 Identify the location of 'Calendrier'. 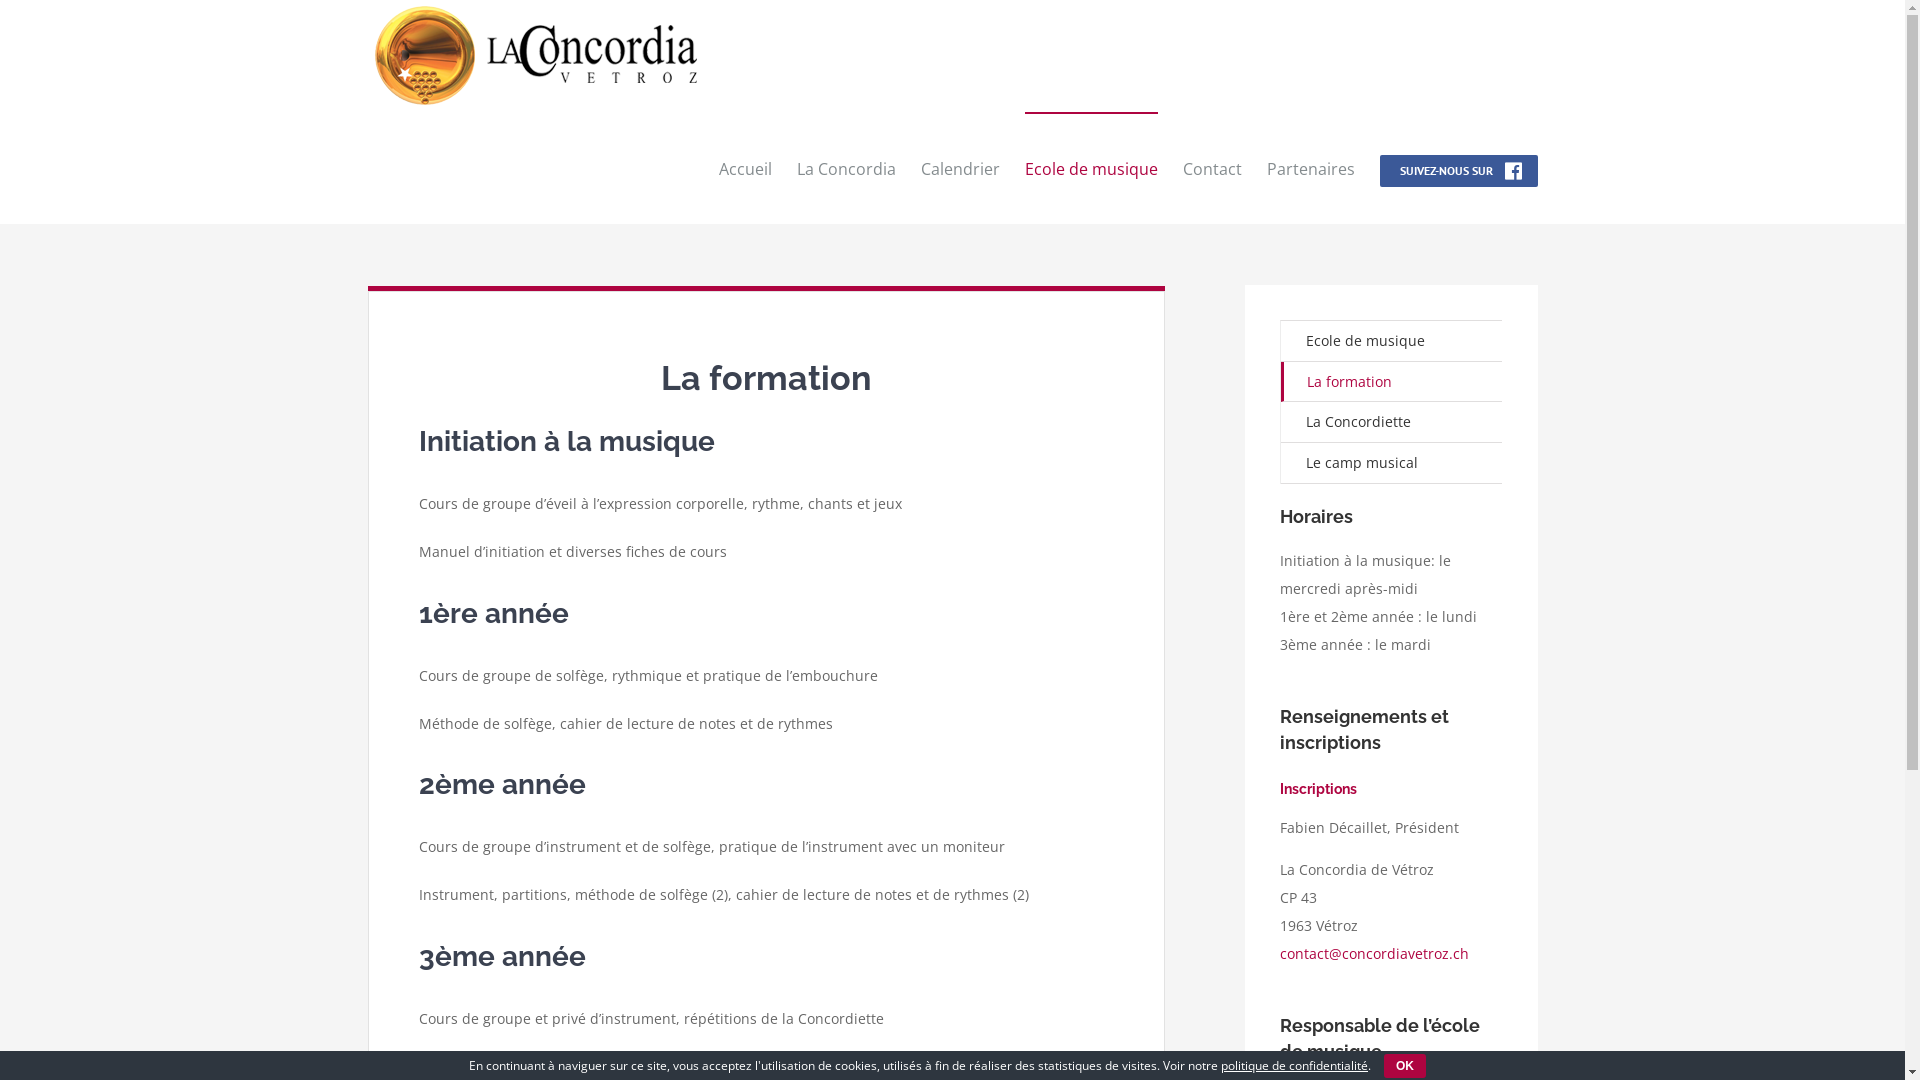
(958, 167).